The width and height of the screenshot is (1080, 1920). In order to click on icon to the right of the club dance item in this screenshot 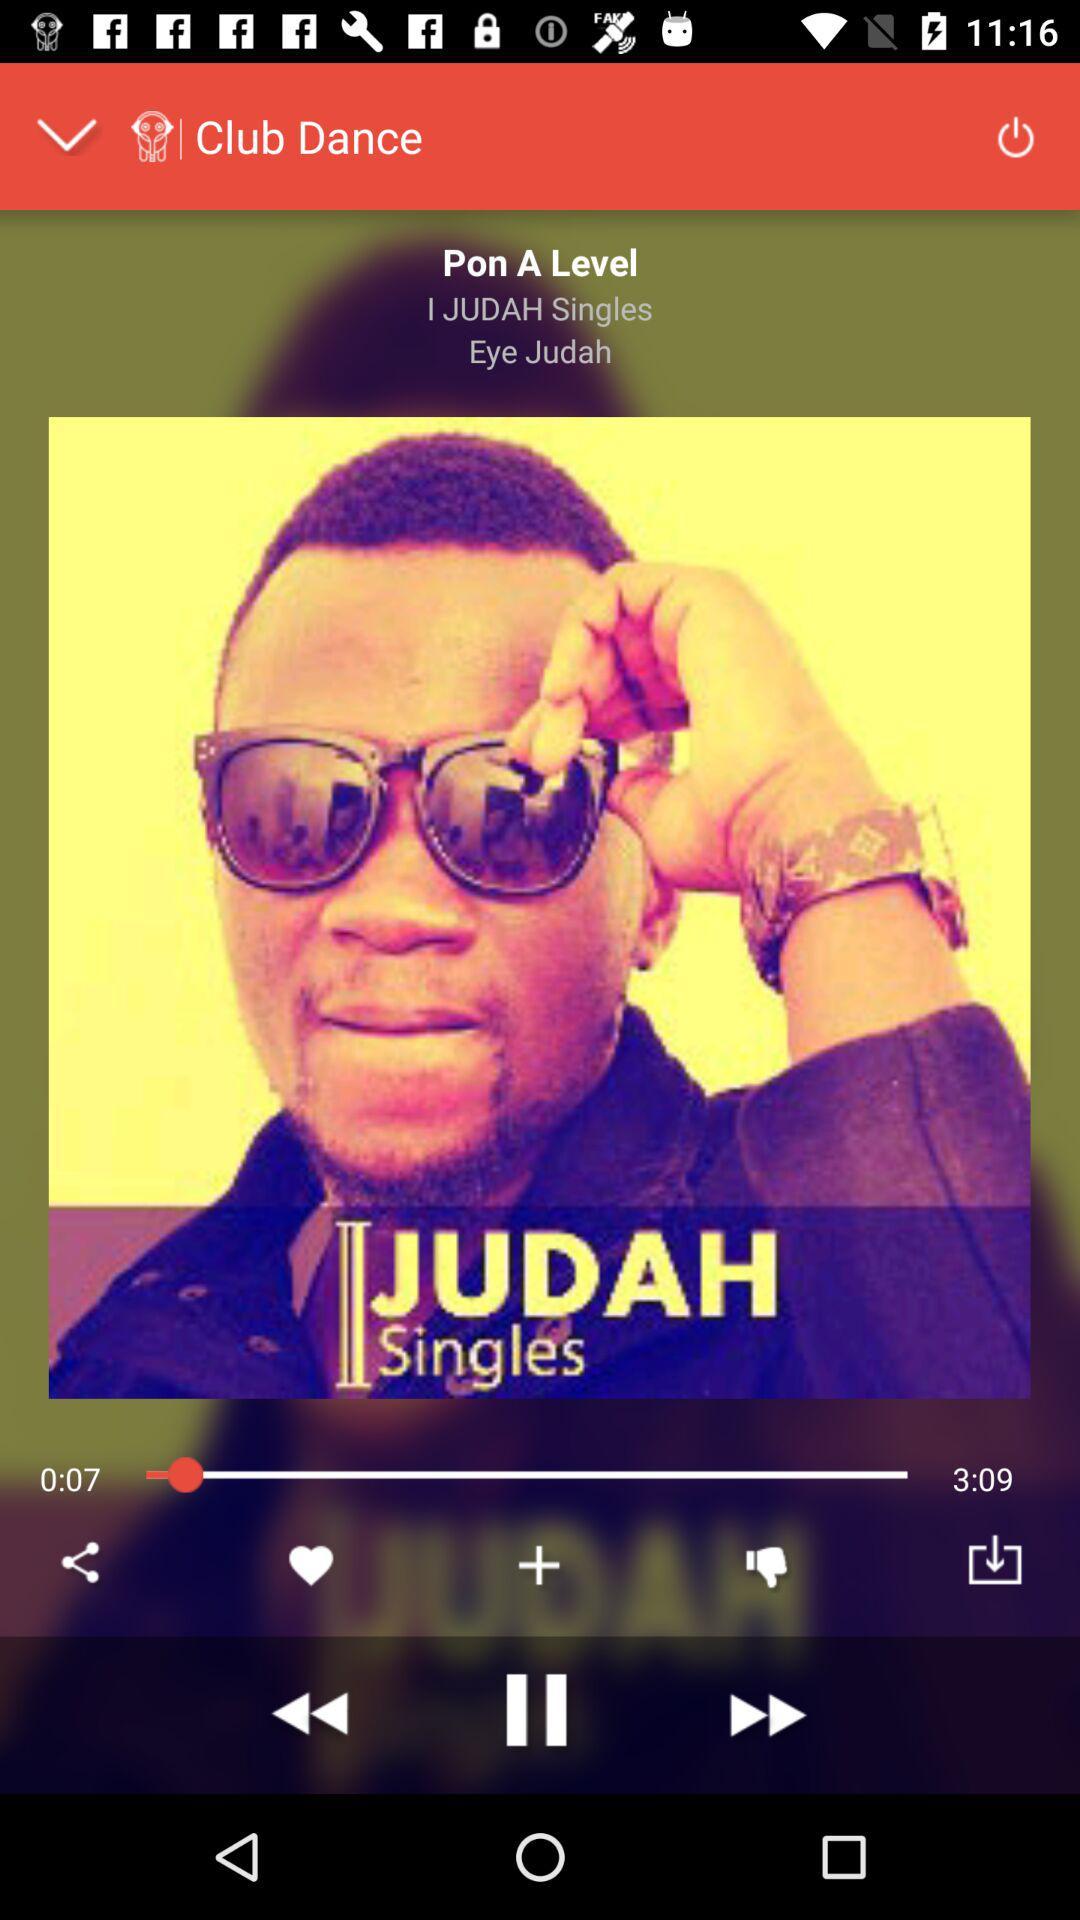, I will do `click(1015, 134)`.